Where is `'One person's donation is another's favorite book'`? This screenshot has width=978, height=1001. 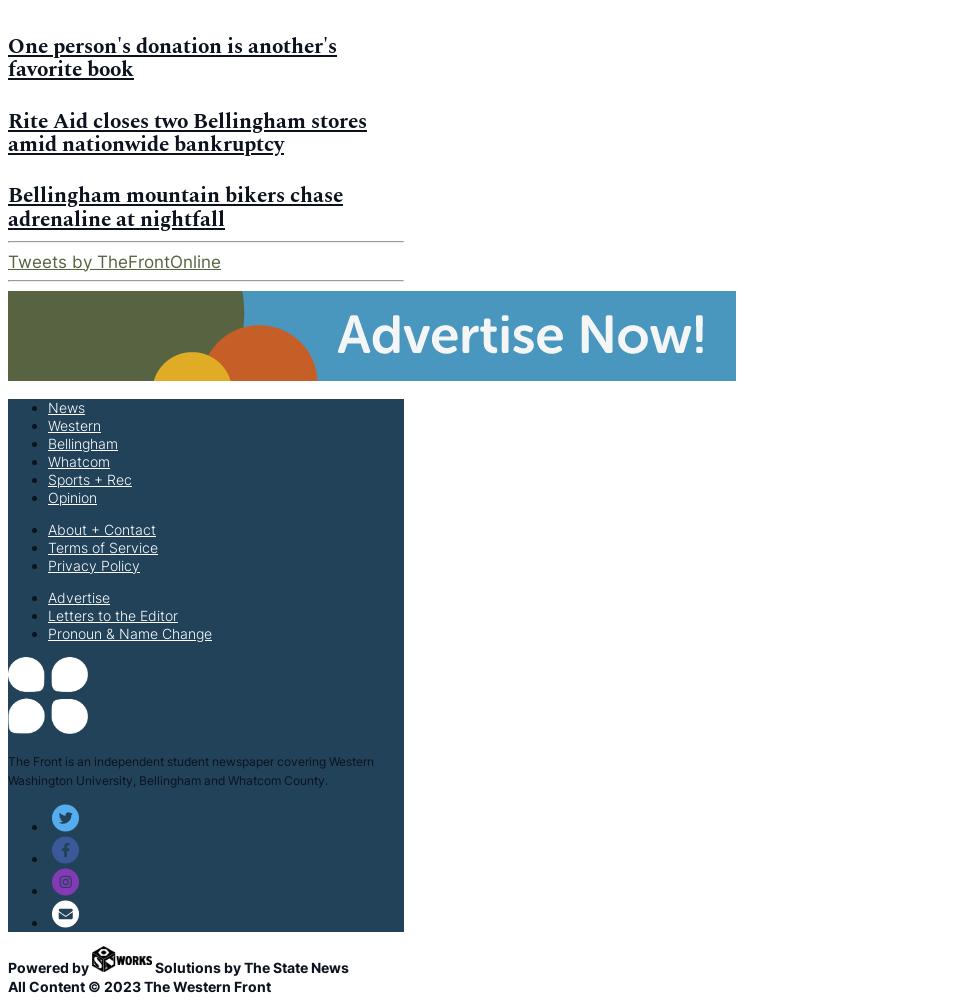 'One person's donation is another's favorite book' is located at coordinates (172, 57).